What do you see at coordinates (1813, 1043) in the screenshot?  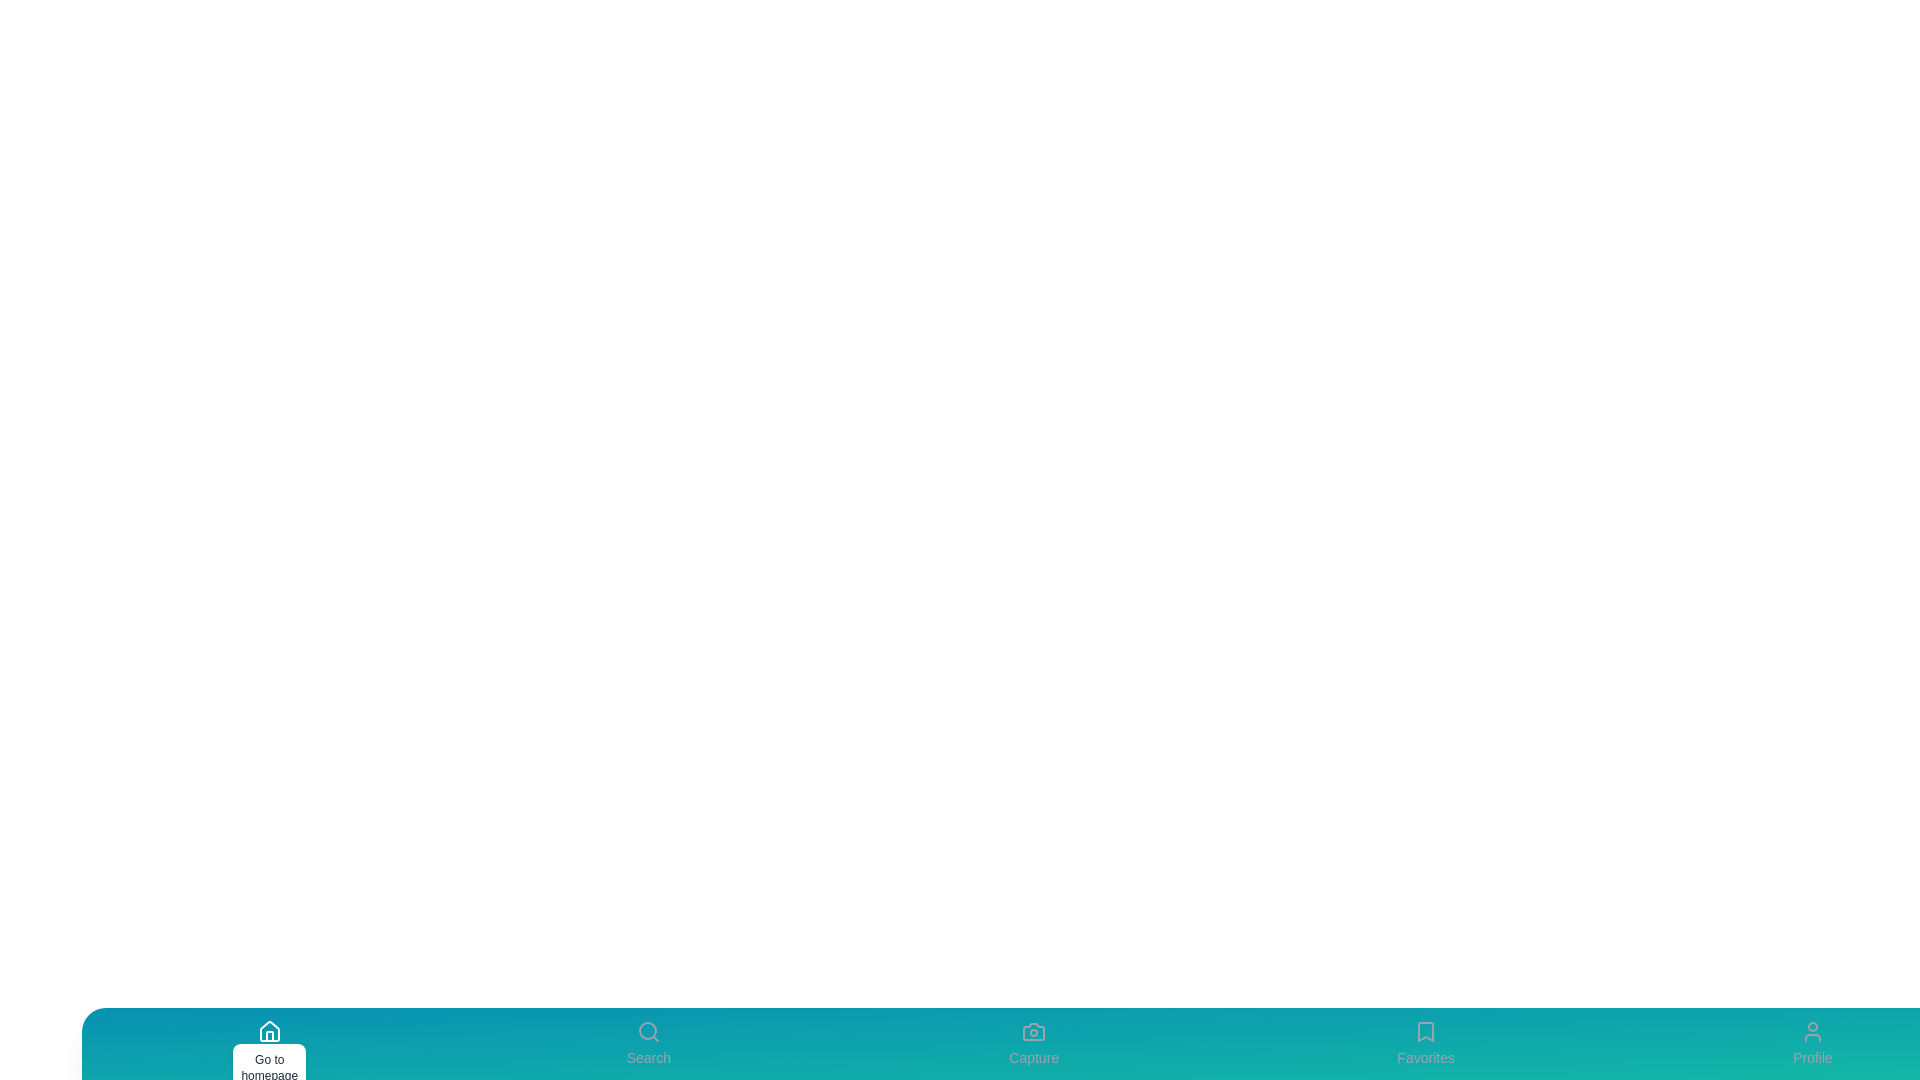 I see `the Profile tab to navigate to its section` at bounding box center [1813, 1043].